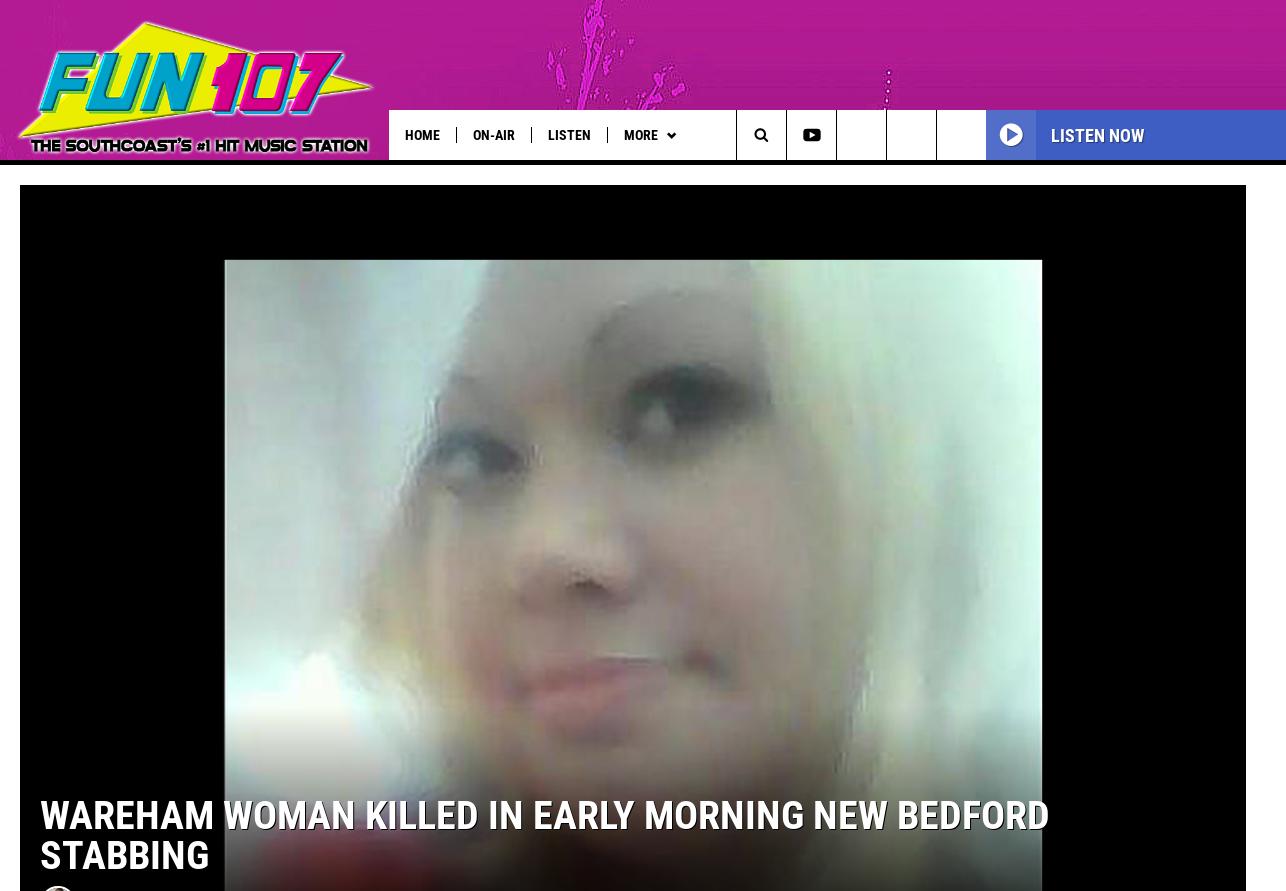 The width and height of the screenshot is (1286, 891). What do you see at coordinates (695, 174) in the screenshot?
I see `'Tuesday's Child'` at bounding box center [695, 174].